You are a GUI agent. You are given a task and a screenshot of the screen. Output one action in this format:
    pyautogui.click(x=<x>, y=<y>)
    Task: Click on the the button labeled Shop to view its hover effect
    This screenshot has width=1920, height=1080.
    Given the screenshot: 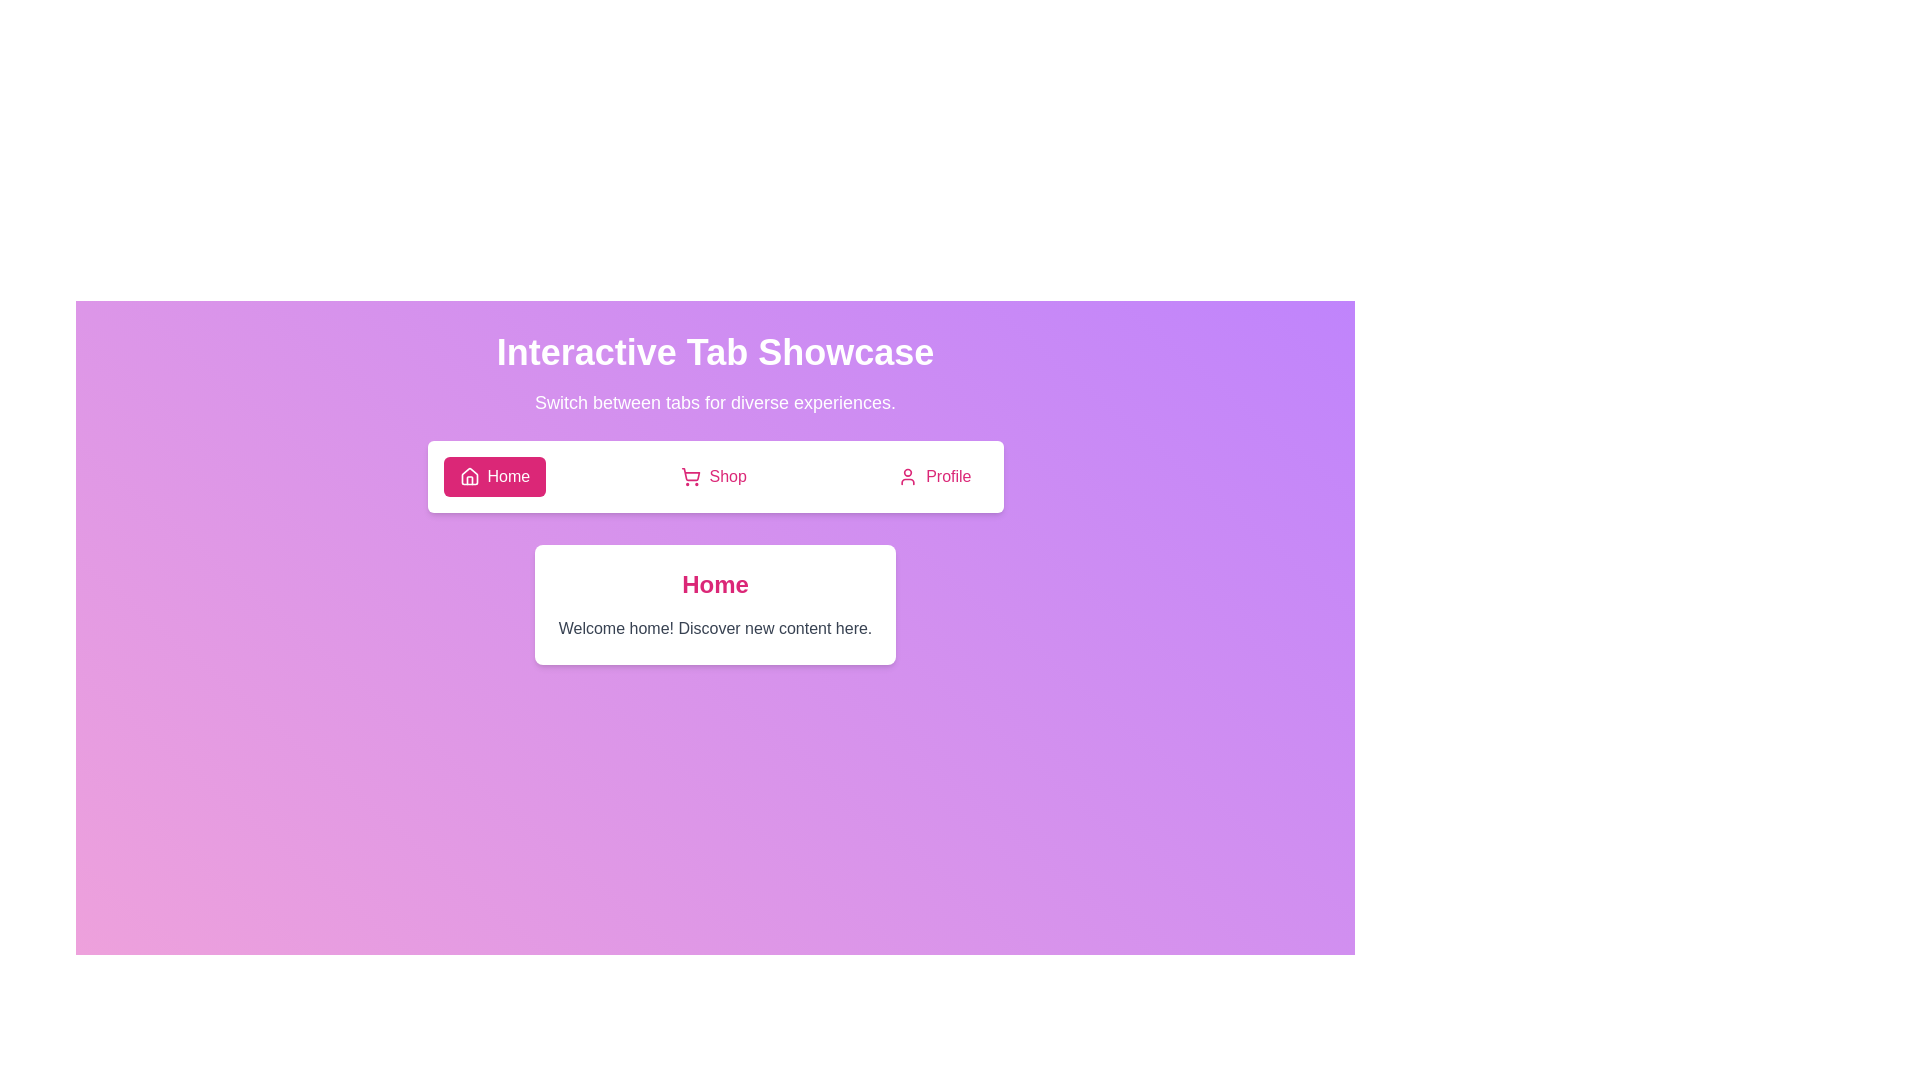 What is the action you would take?
    pyautogui.click(x=714, y=477)
    